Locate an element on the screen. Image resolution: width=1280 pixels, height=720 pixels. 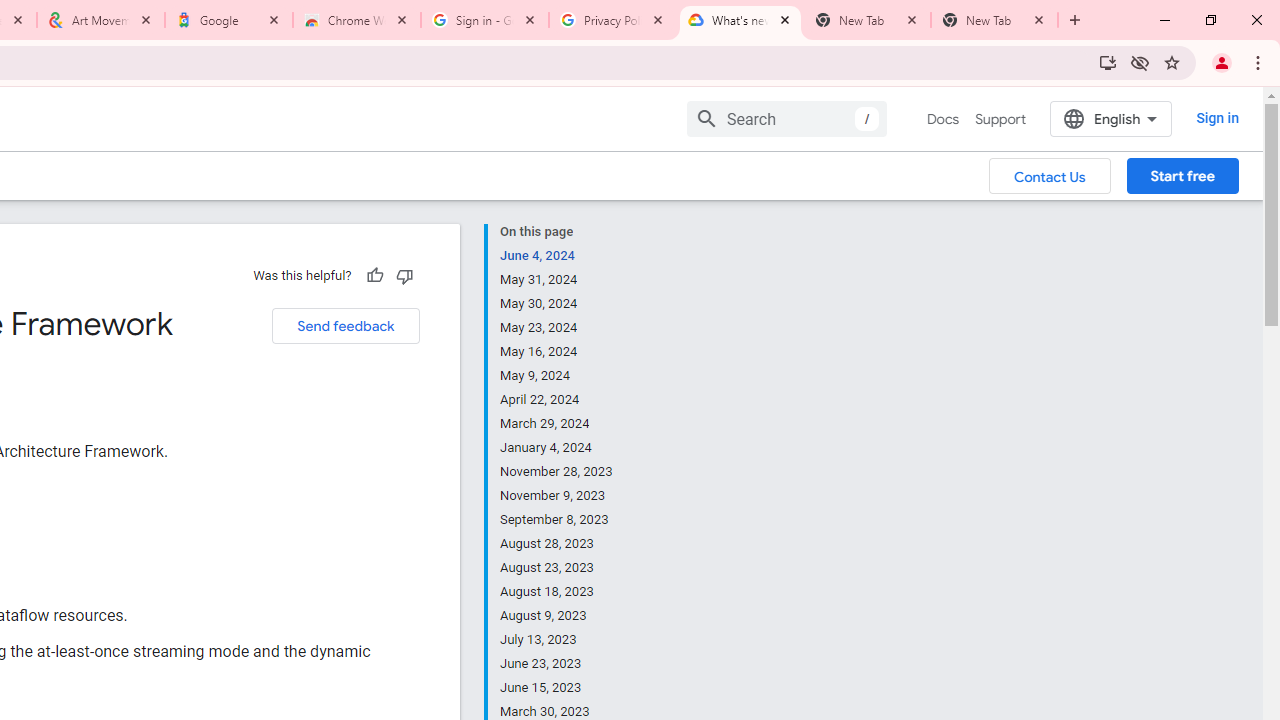
'Chrome Web Store - Color themes by Chrome' is located at coordinates (357, 20).